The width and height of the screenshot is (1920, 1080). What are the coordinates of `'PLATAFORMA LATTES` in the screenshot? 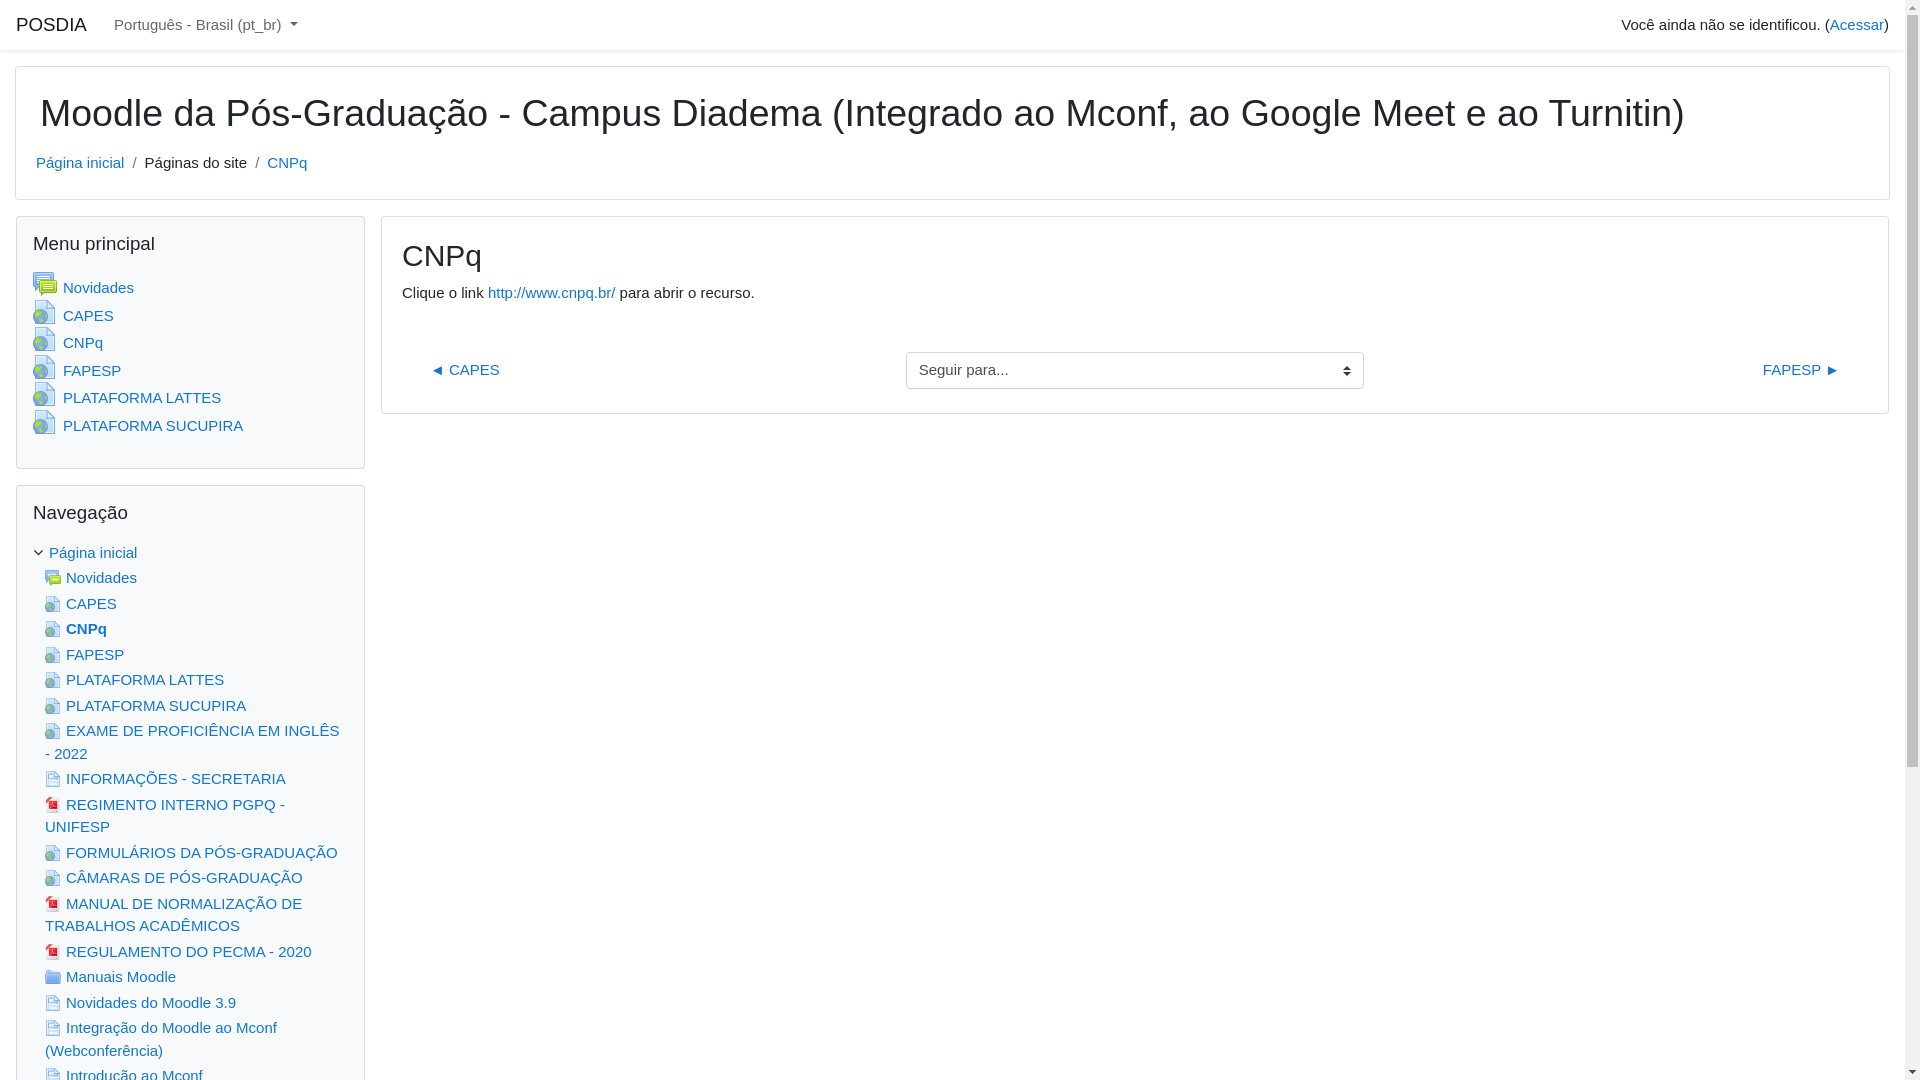 It's located at (125, 397).